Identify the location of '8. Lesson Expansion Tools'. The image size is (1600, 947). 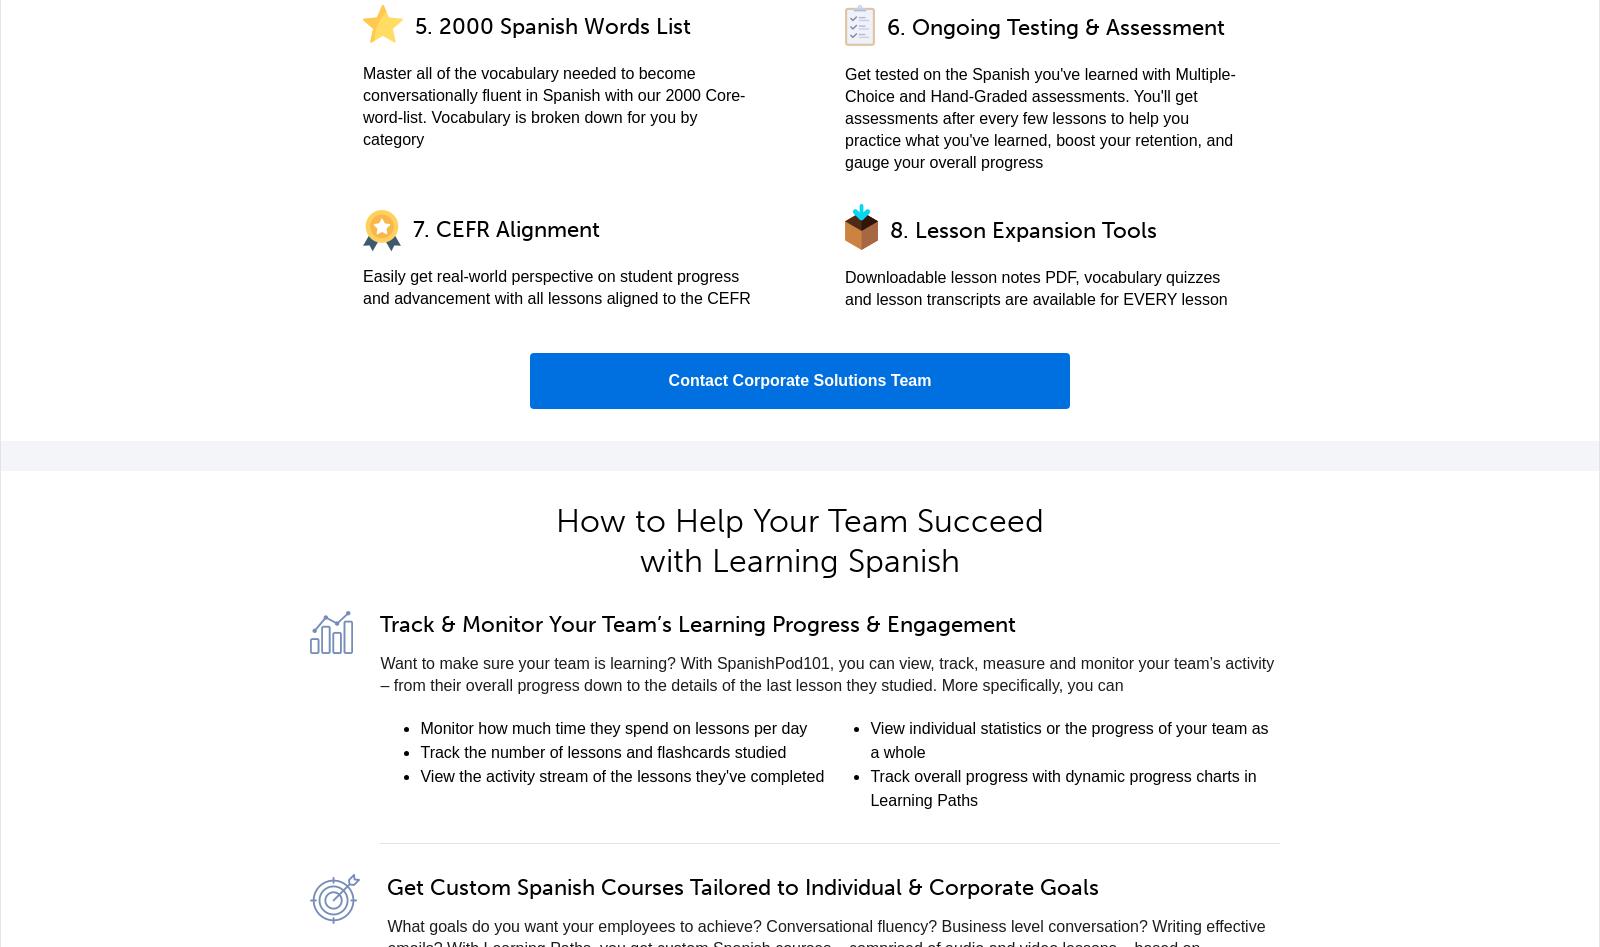
(1023, 230).